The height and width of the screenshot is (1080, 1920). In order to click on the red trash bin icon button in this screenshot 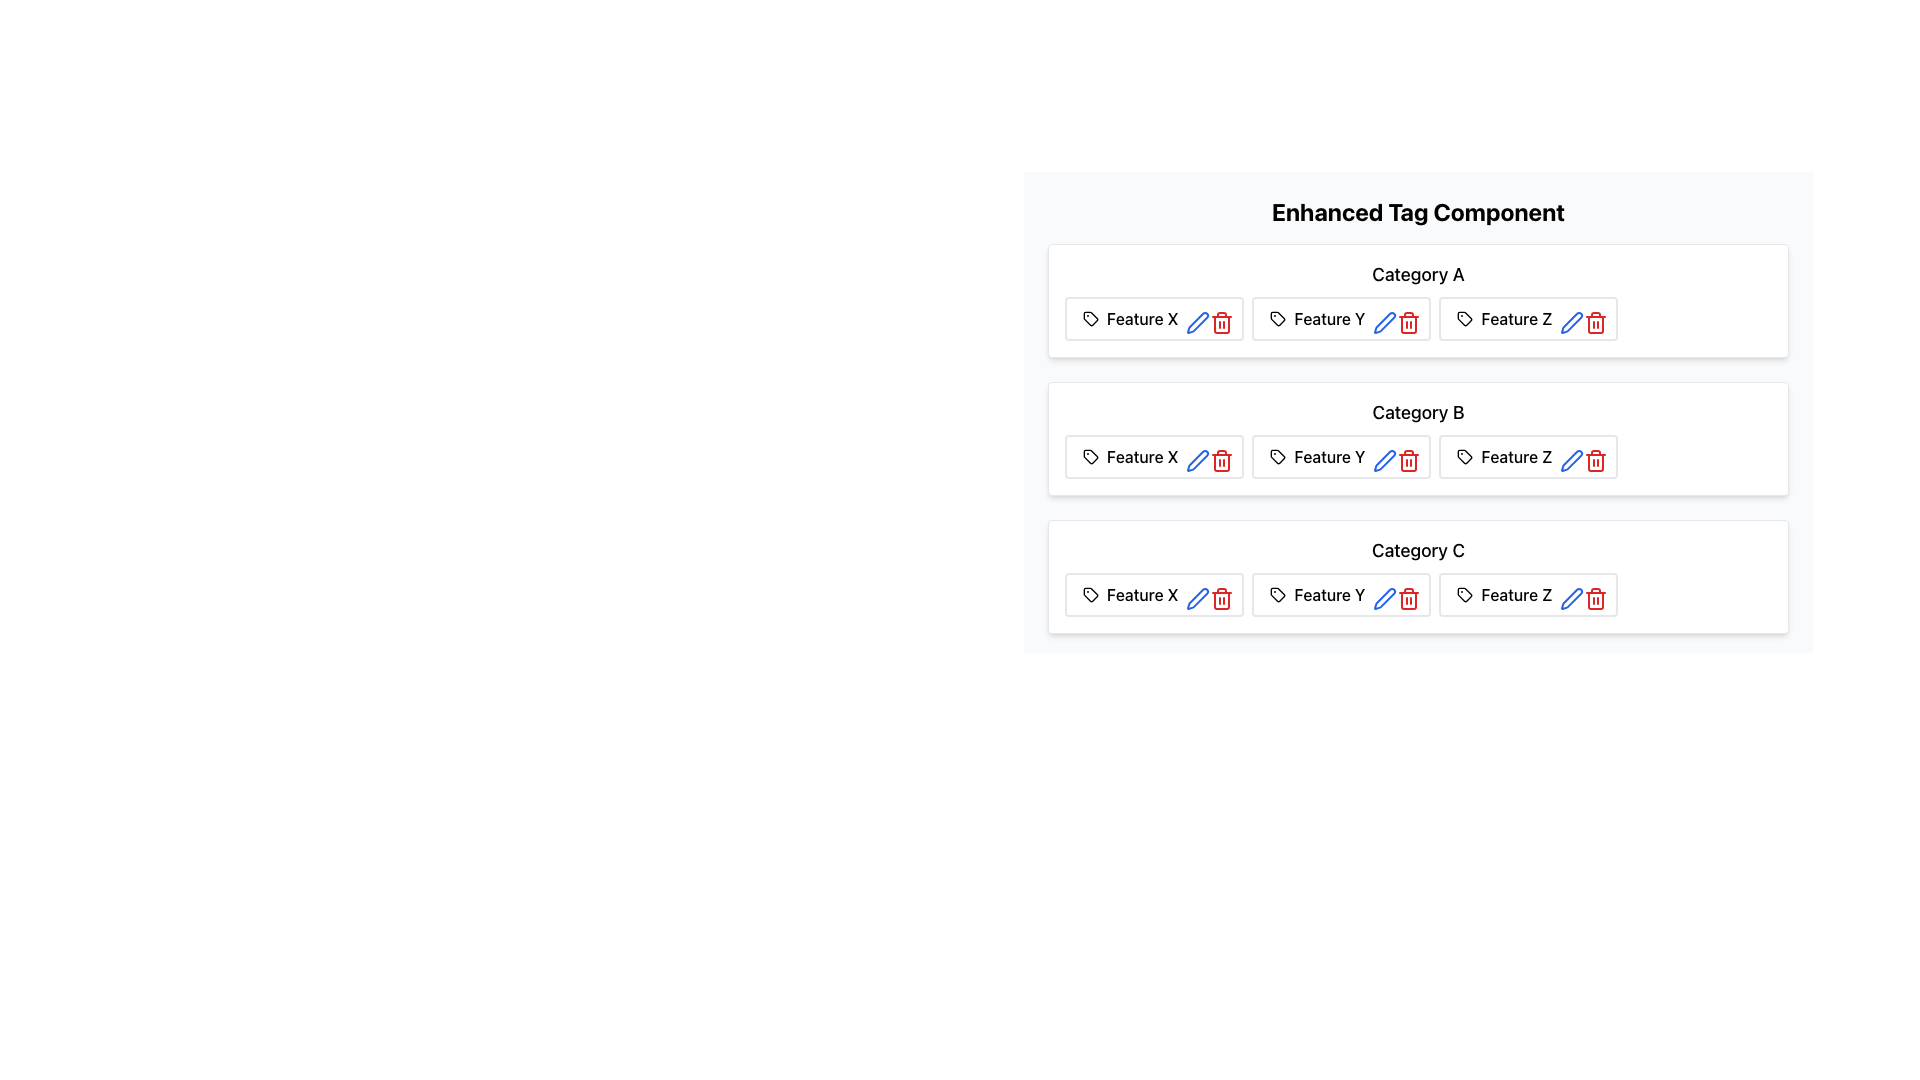, I will do `click(1221, 322)`.